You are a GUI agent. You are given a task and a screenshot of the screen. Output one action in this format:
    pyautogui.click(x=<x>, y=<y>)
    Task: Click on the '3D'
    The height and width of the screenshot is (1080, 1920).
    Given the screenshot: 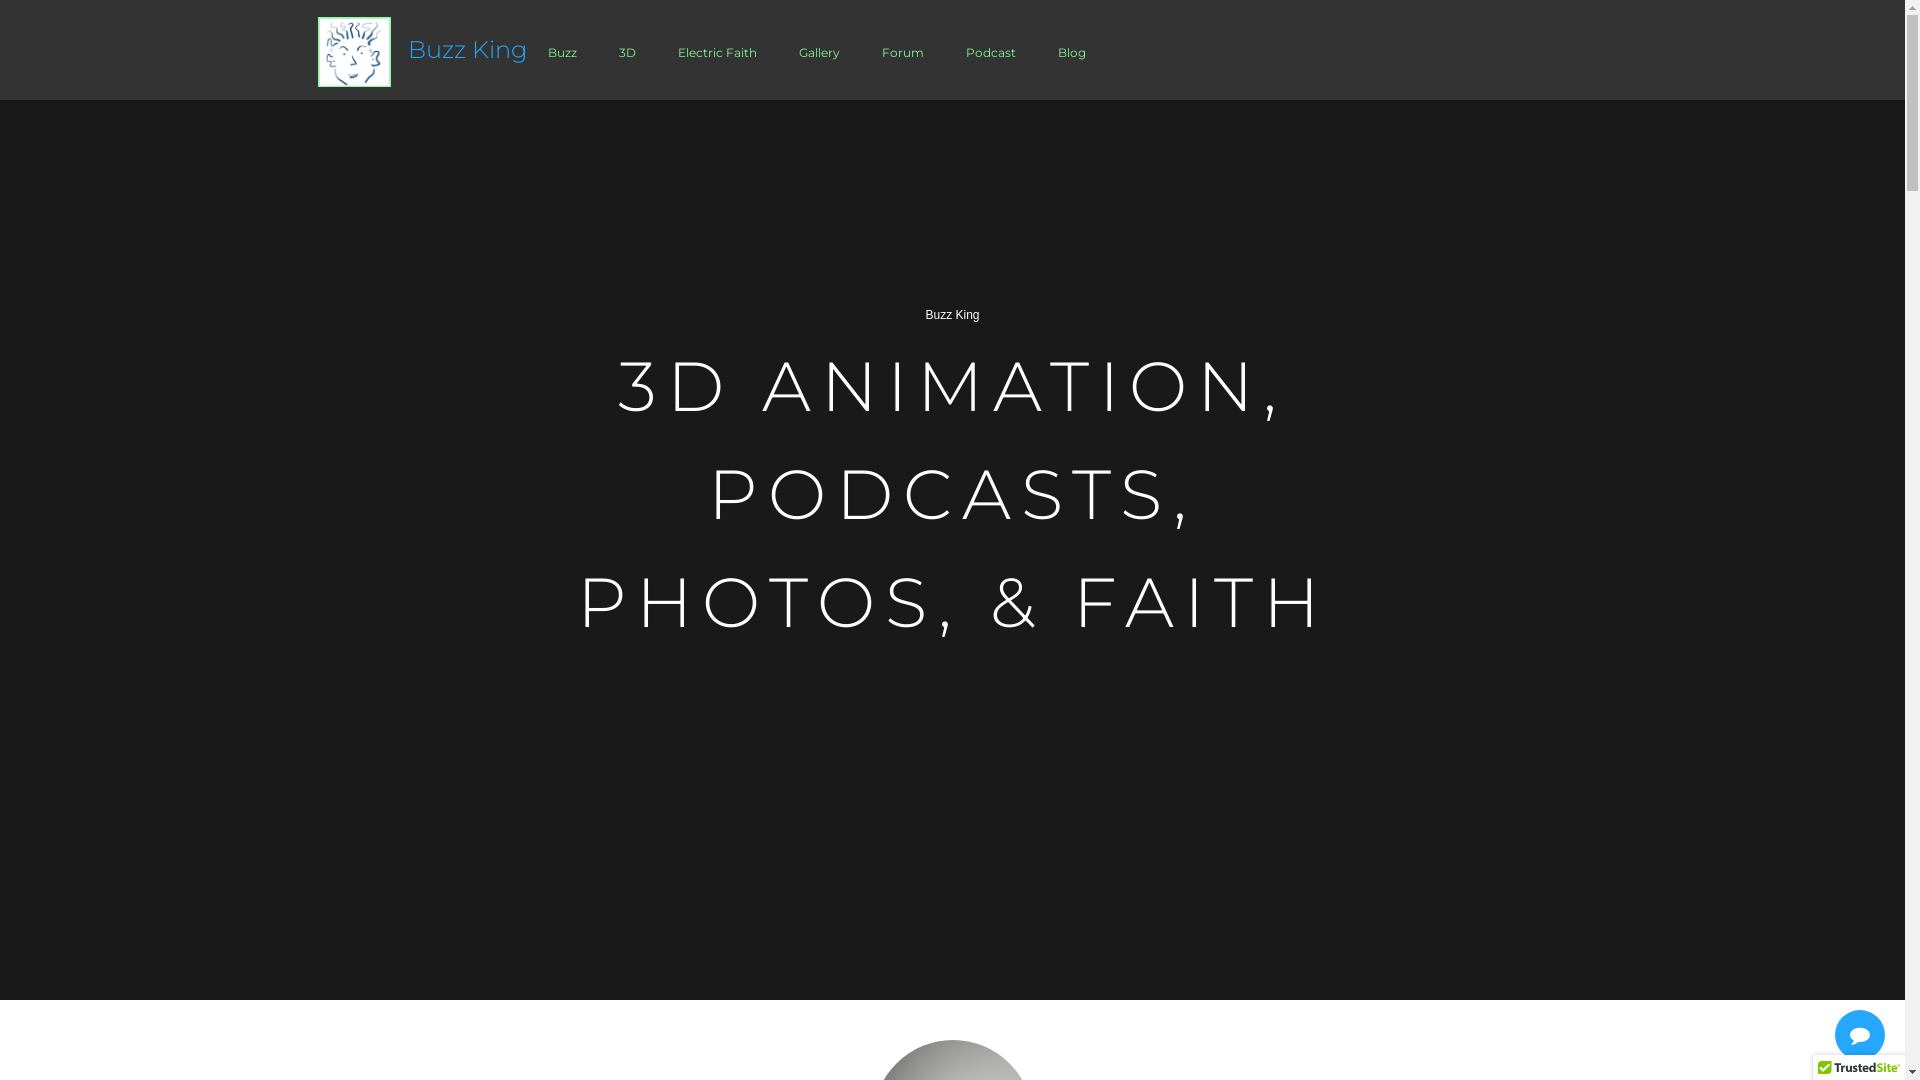 What is the action you would take?
    pyautogui.click(x=626, y=51)
    